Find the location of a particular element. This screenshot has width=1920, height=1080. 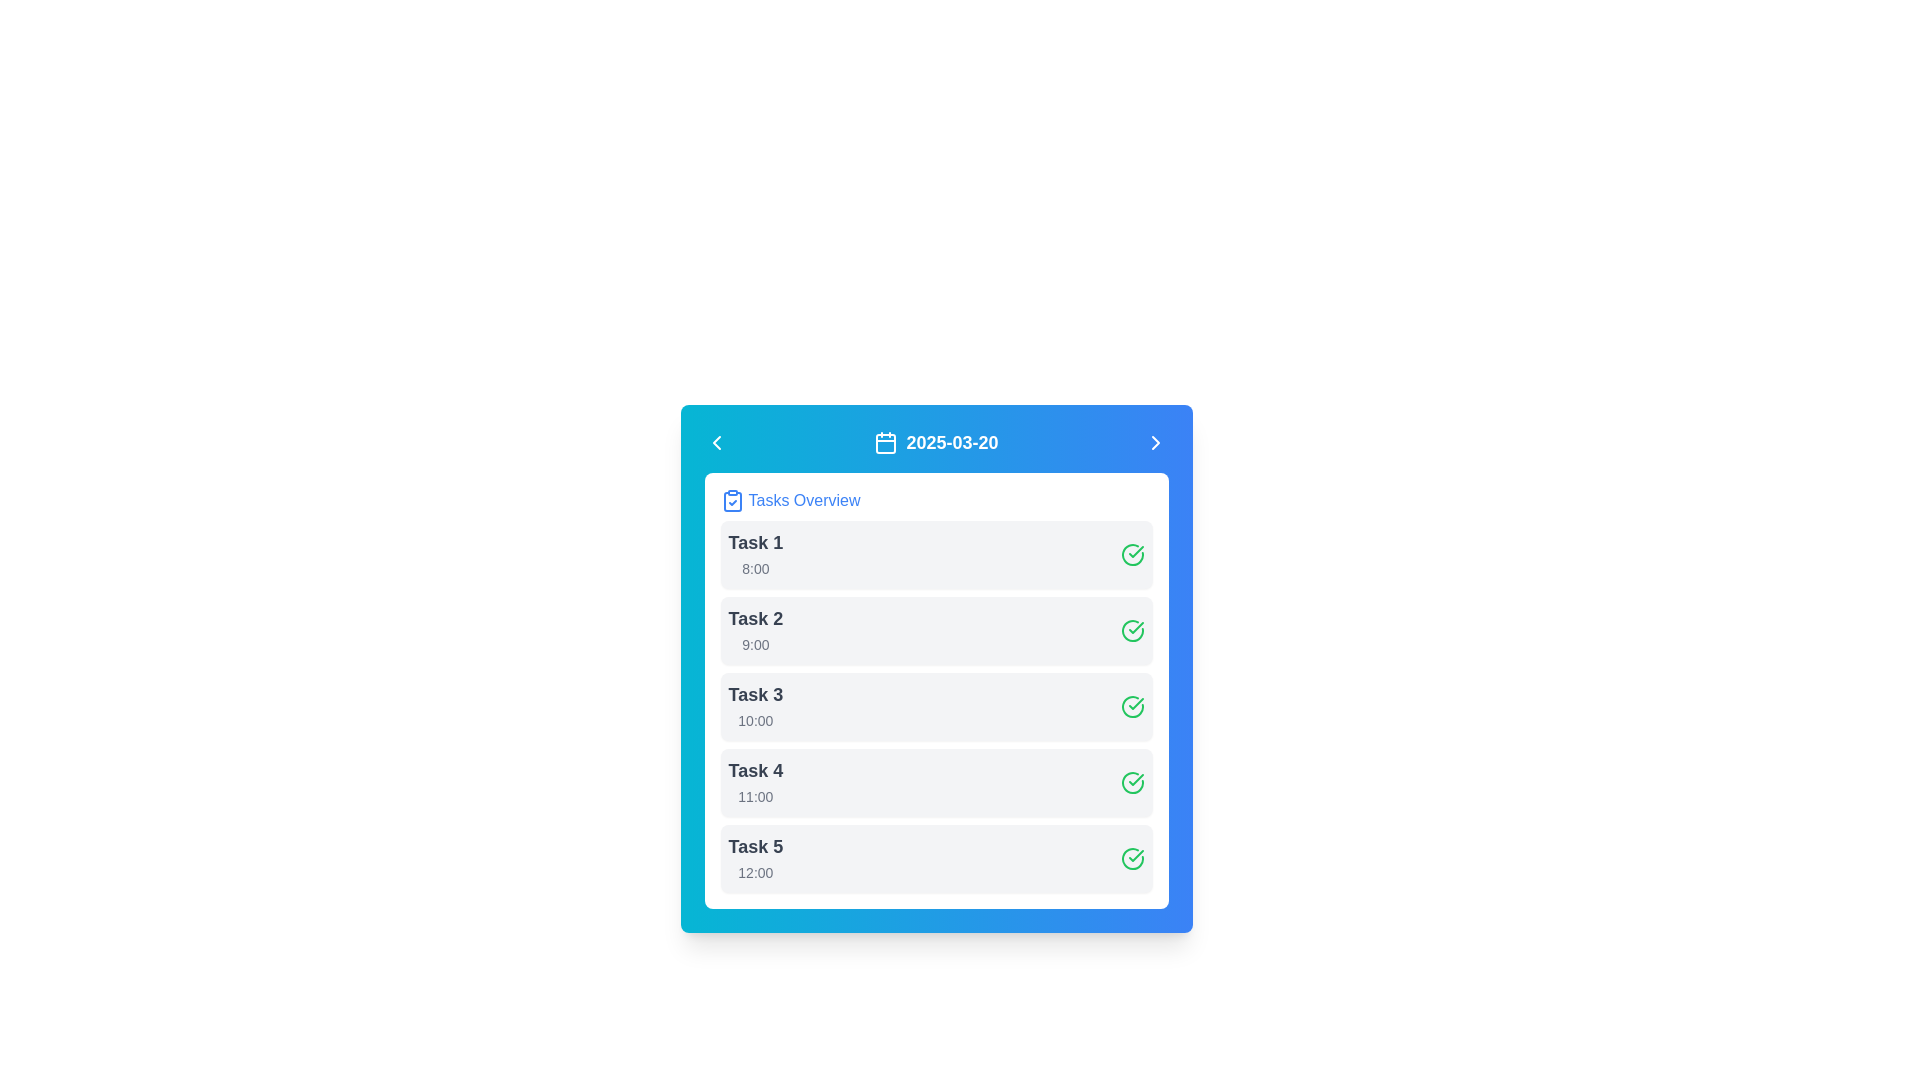

the Text Display Component that displays 'Task 5' and its scheduled time '12:00', positioned beneath 'Task 4' in a vertically stacked list within a card component is located at coordinates (754, 858).